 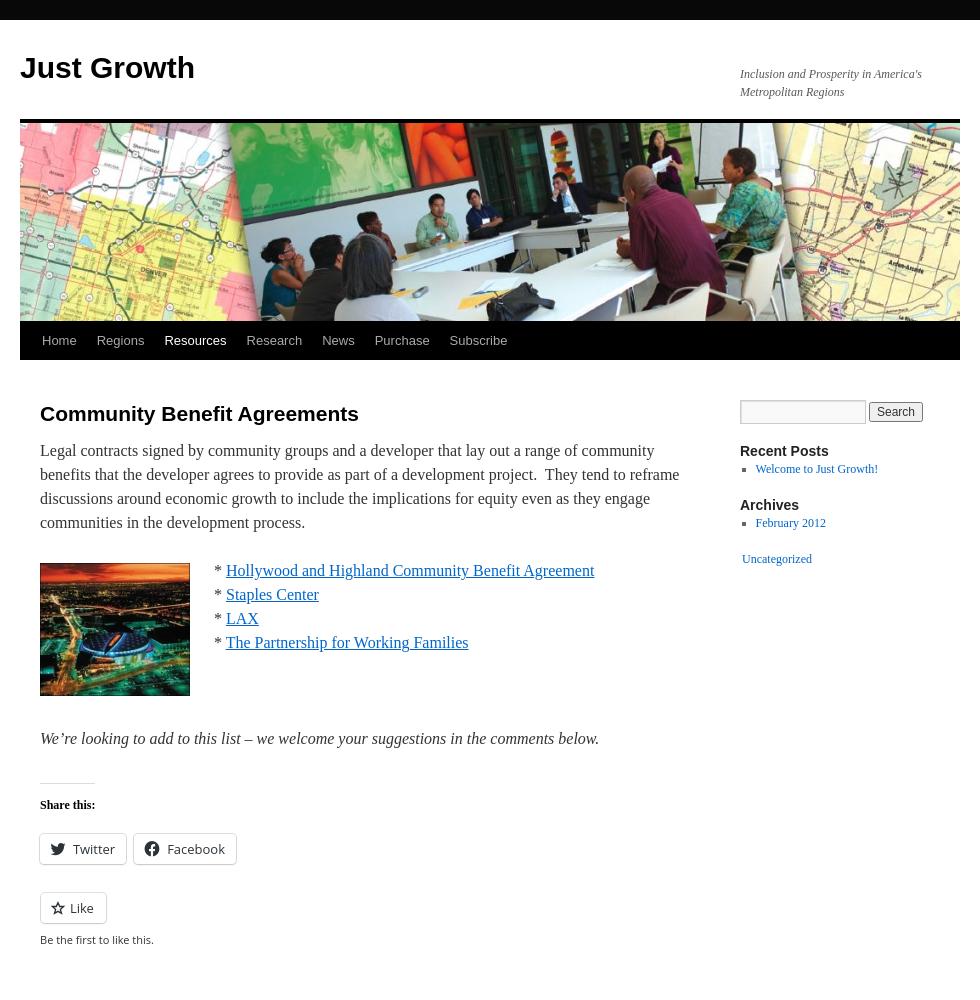 What do you see at coordinates (784, 450) in the screenshot?
I see `'Recent Posts'` at bounding box center [784, 450].